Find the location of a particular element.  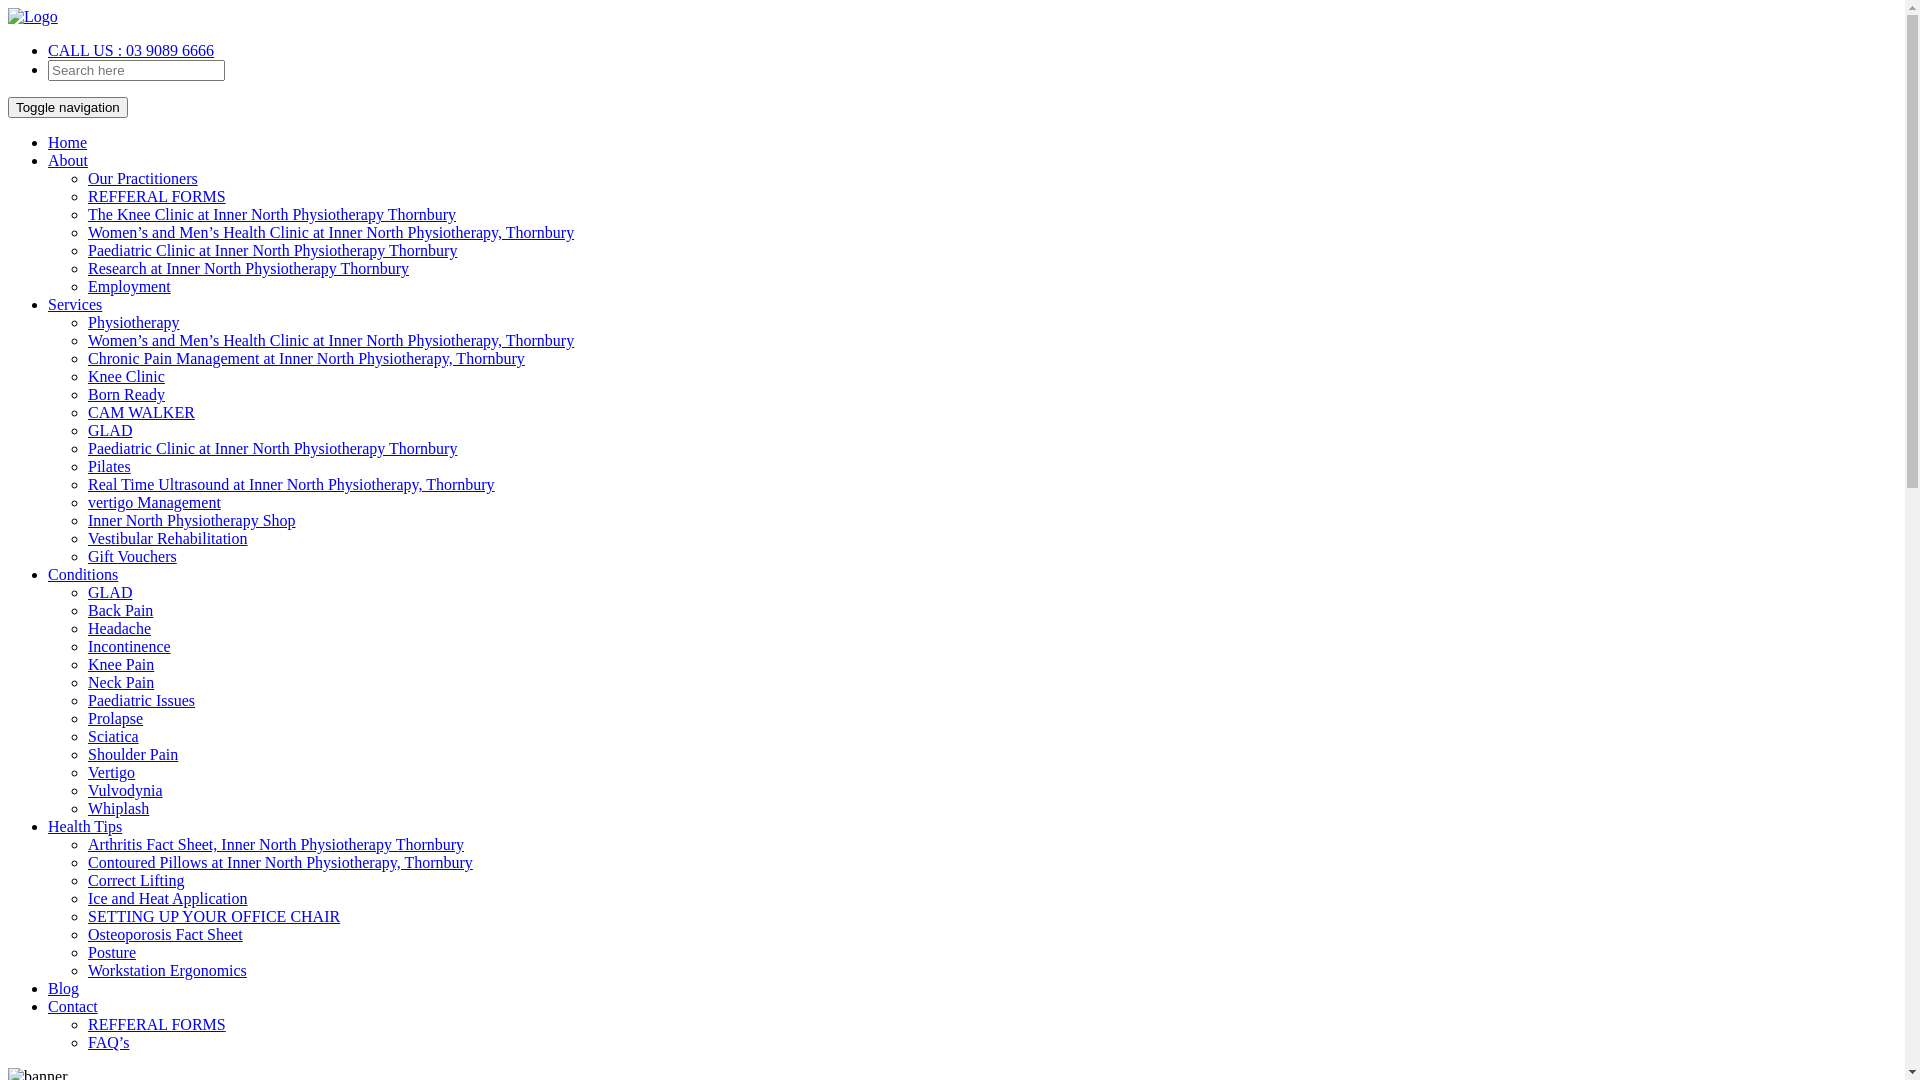

'CAM WALKER' is located at coordinates (140, 411).